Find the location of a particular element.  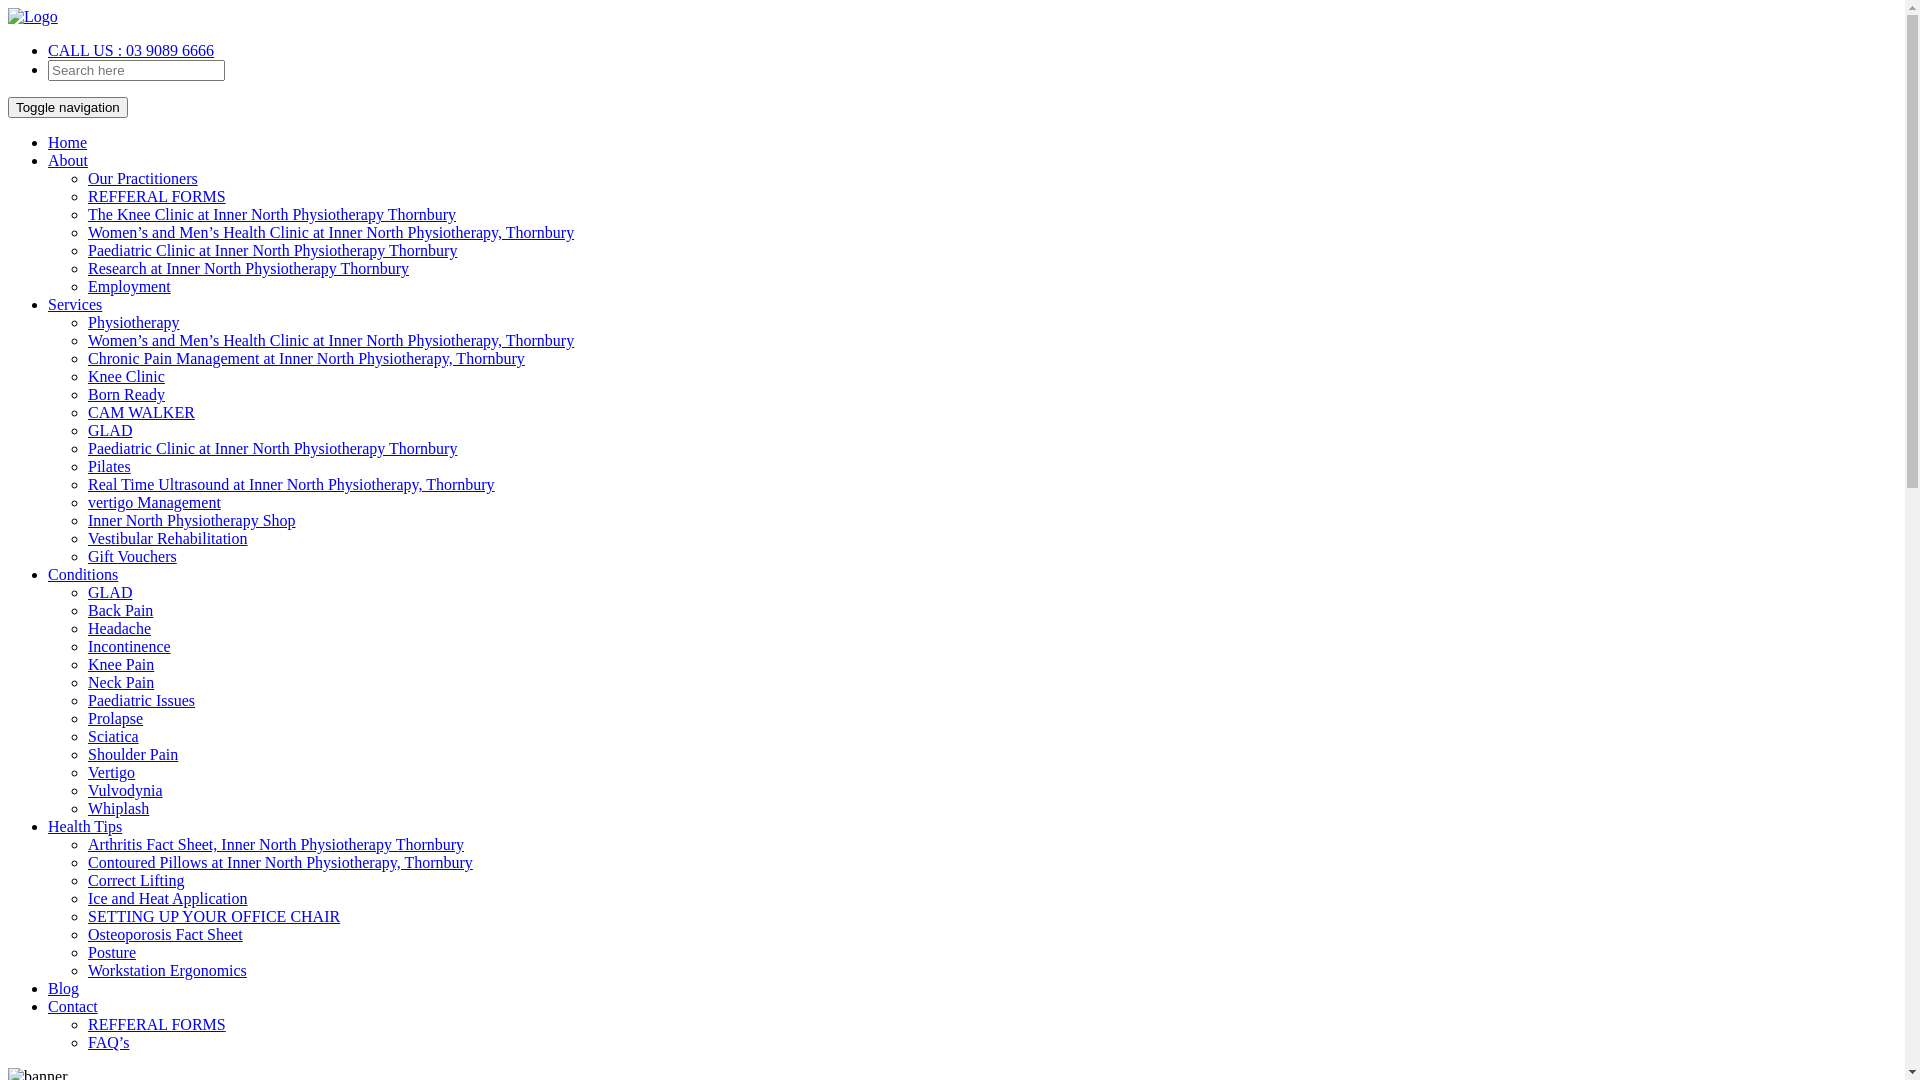

'CAM WALKER' is located at coordinates (140, 411).